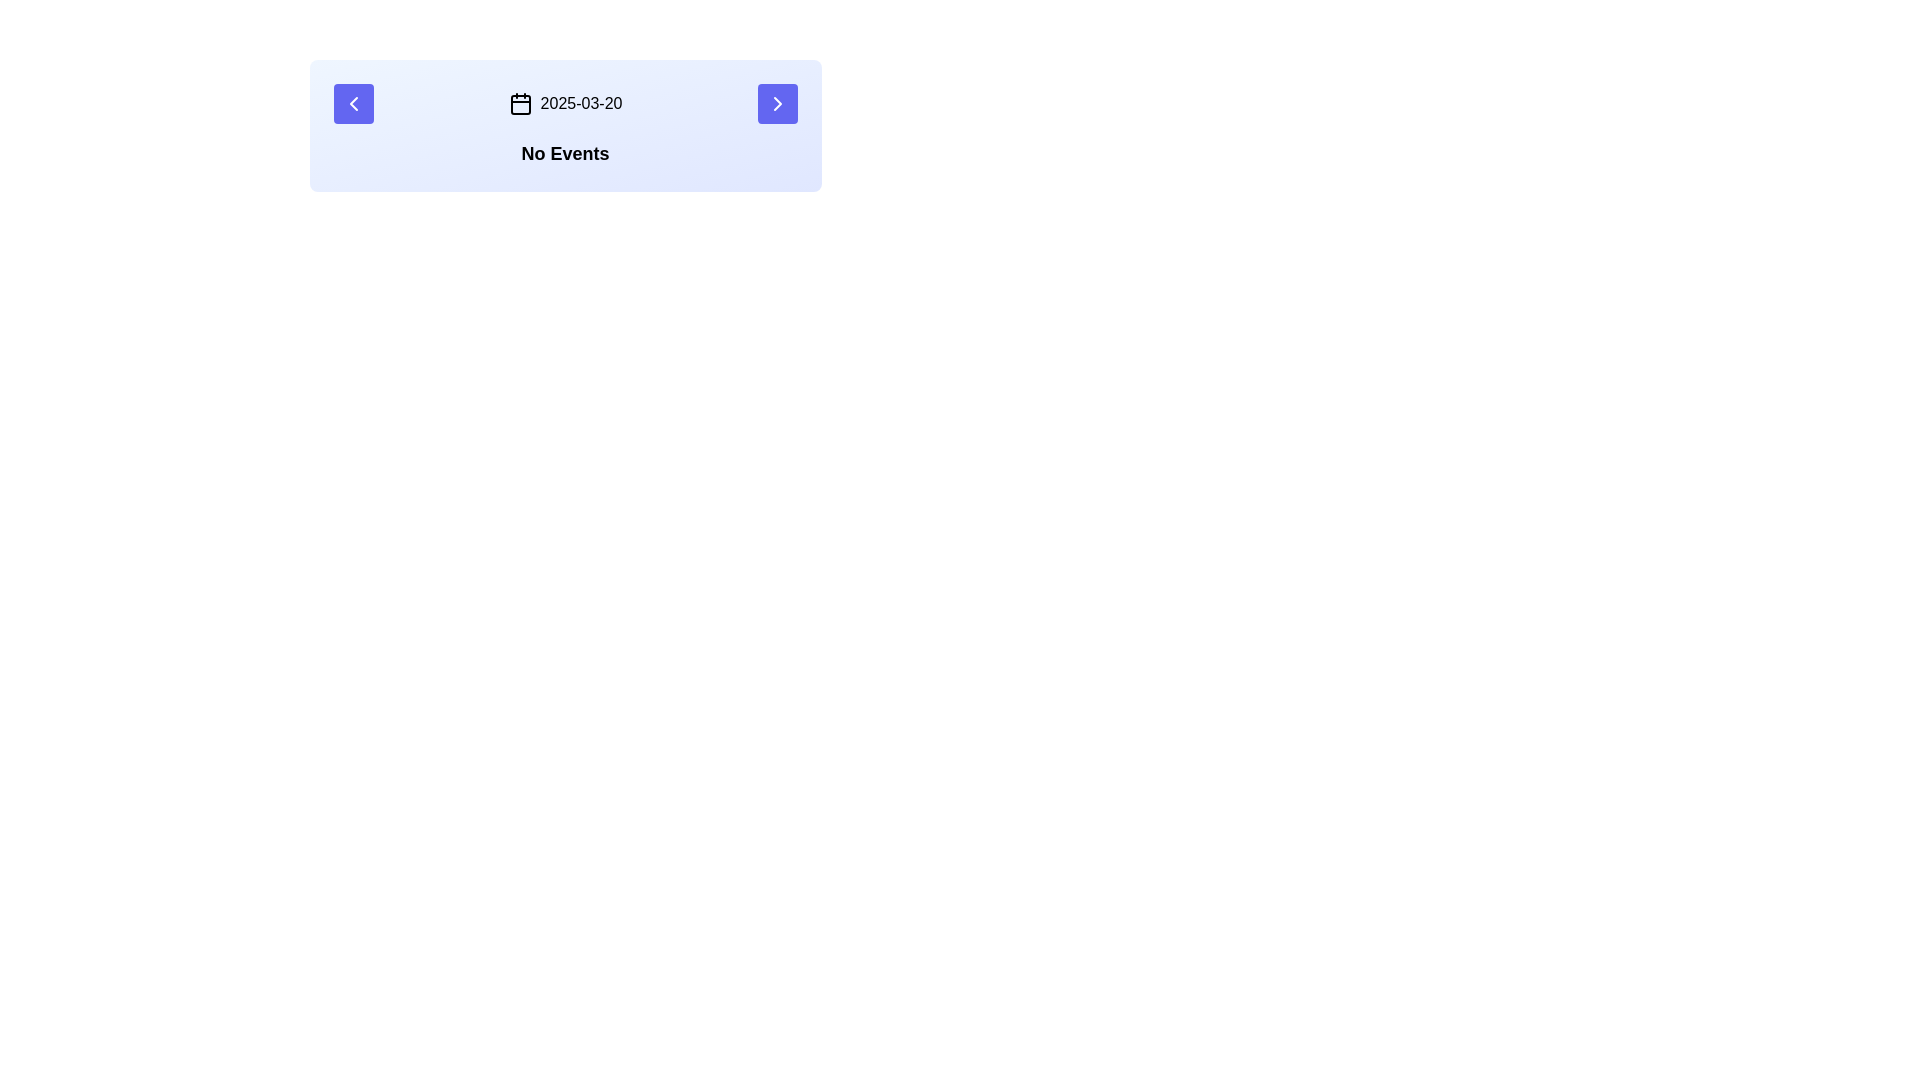  I want to click on the deep indigo button with a left-pointing chevron icon to observe the hover effect that darkens its background, so click(353, 104).